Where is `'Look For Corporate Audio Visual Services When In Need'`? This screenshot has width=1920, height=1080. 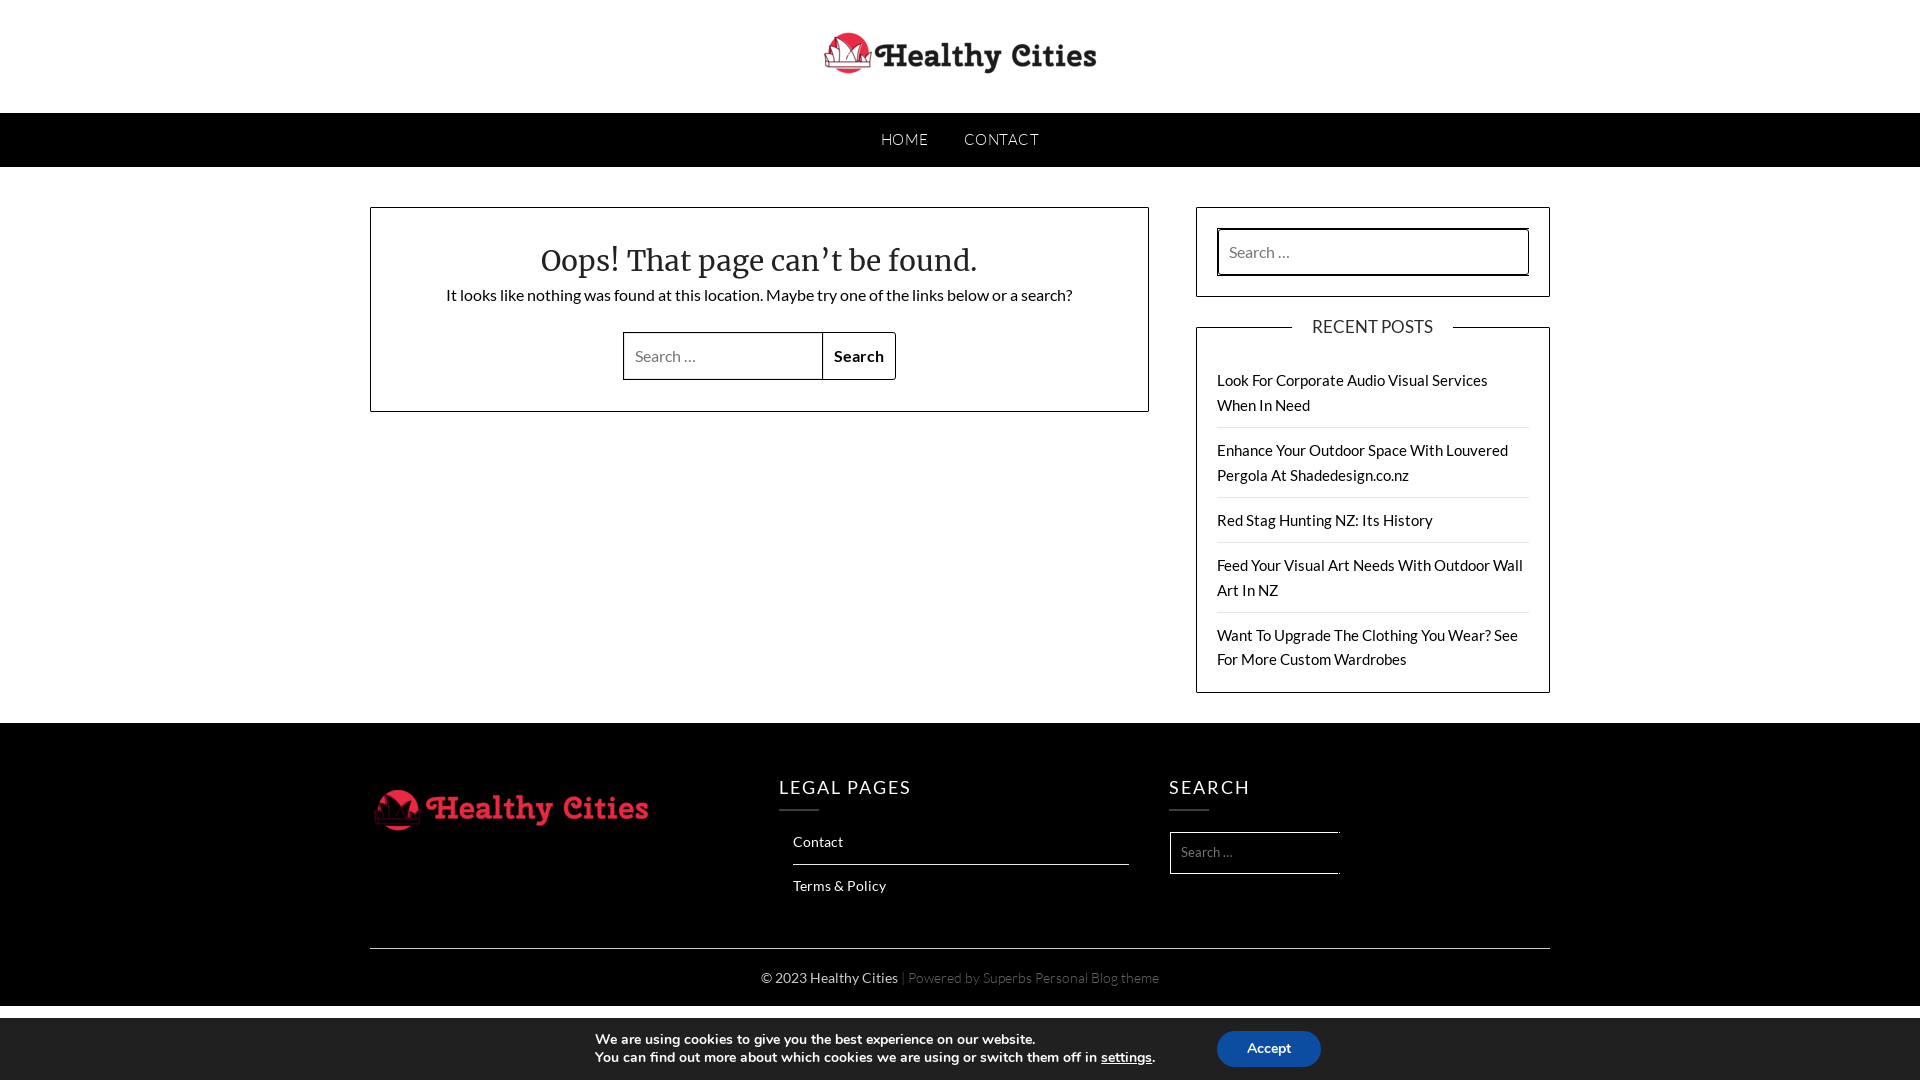
'Look For Corporate Audio Visual Services When In Need' is located at coordinates (1352, 392).